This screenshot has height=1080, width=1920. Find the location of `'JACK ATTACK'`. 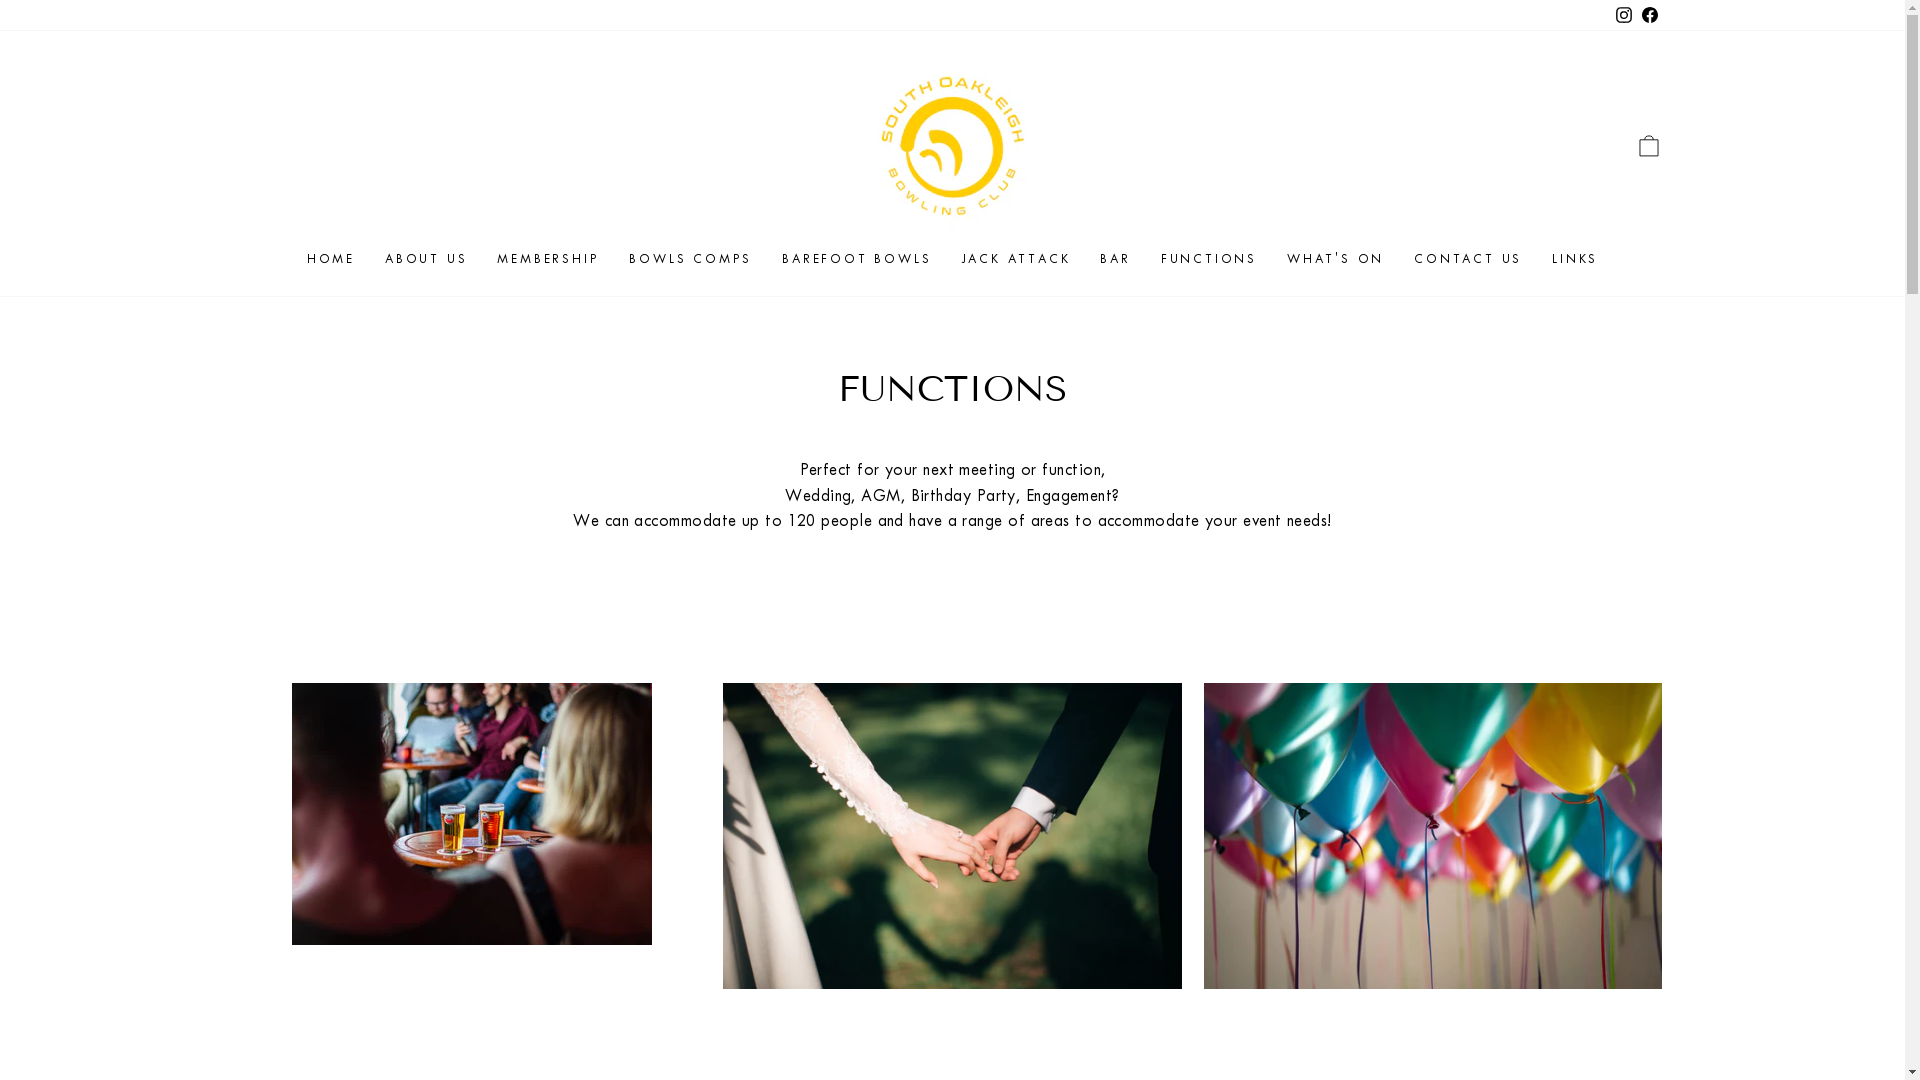

'JACK ATTACK' is located at coordinates (1015, 257).